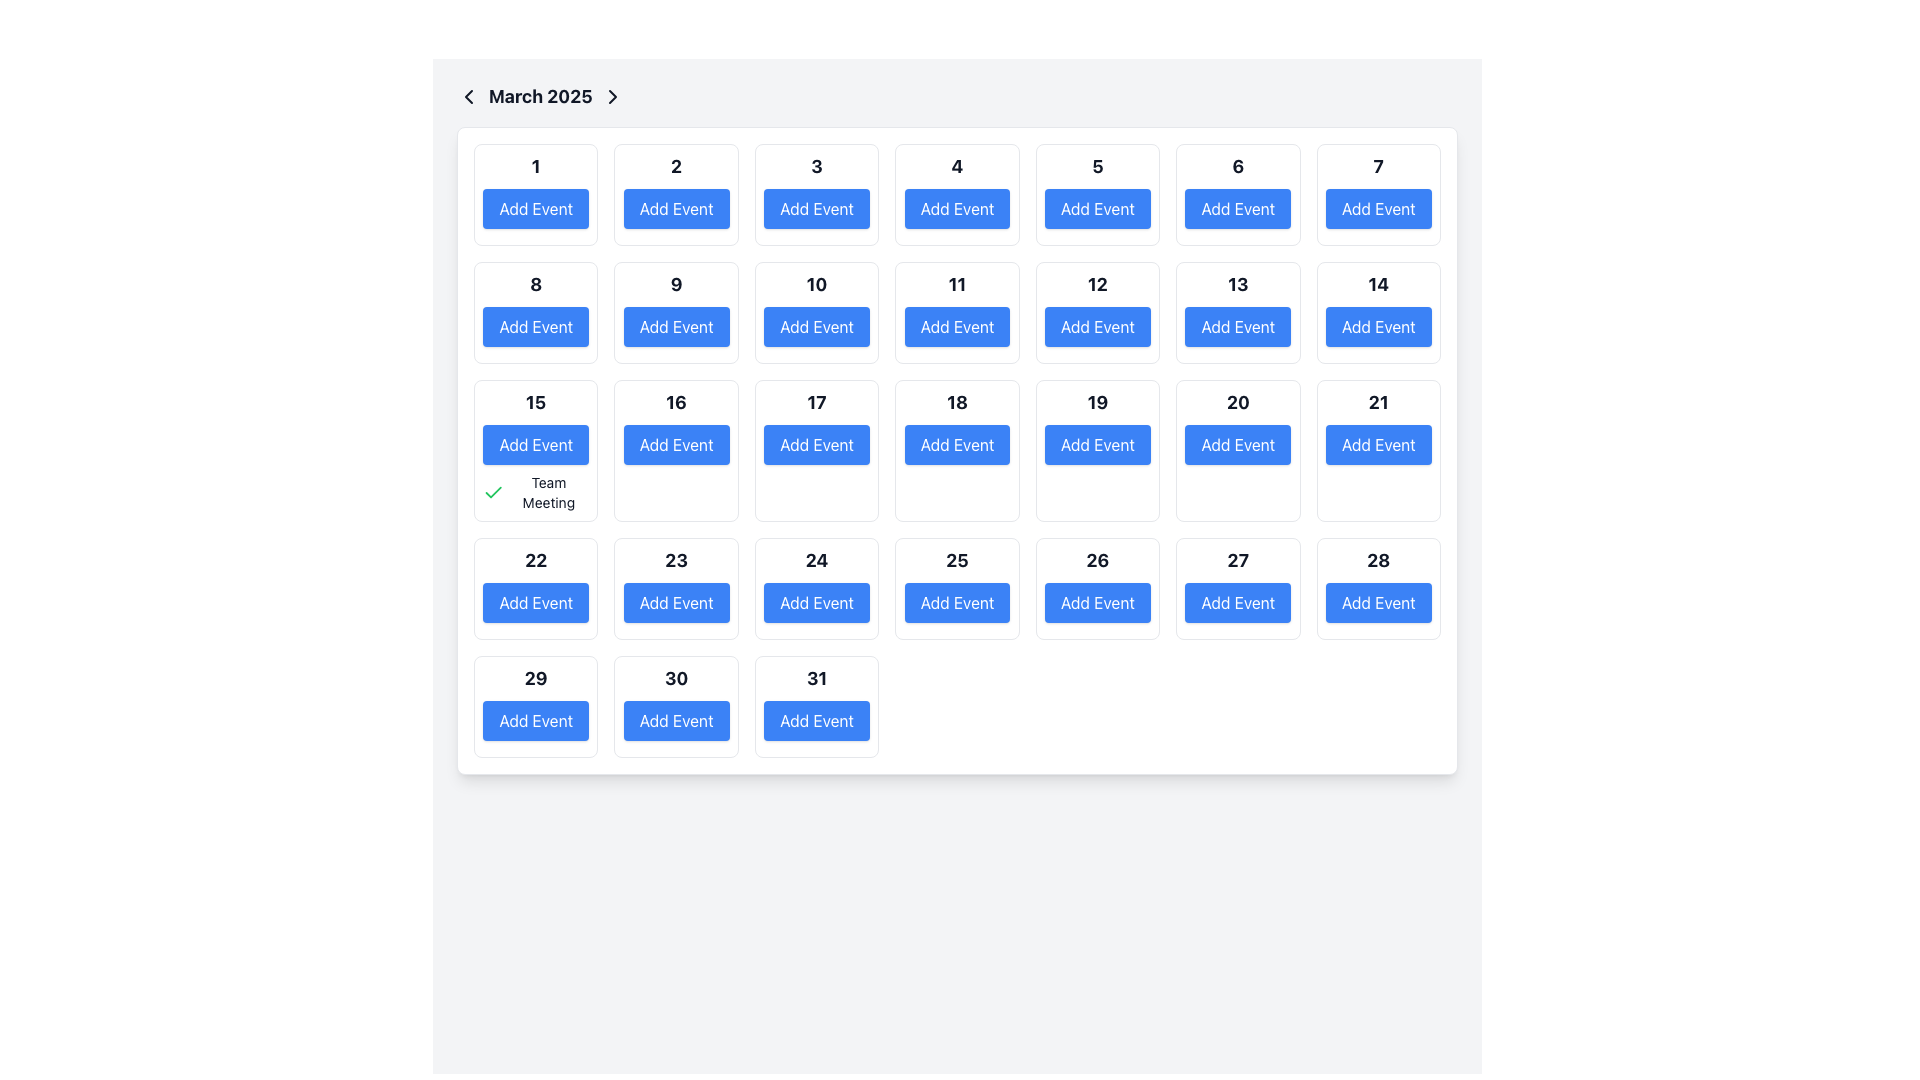  Describe the element at coordinates (548, 493) in the screenshot. I see `the 'Team Meeting' static text label` at that location.